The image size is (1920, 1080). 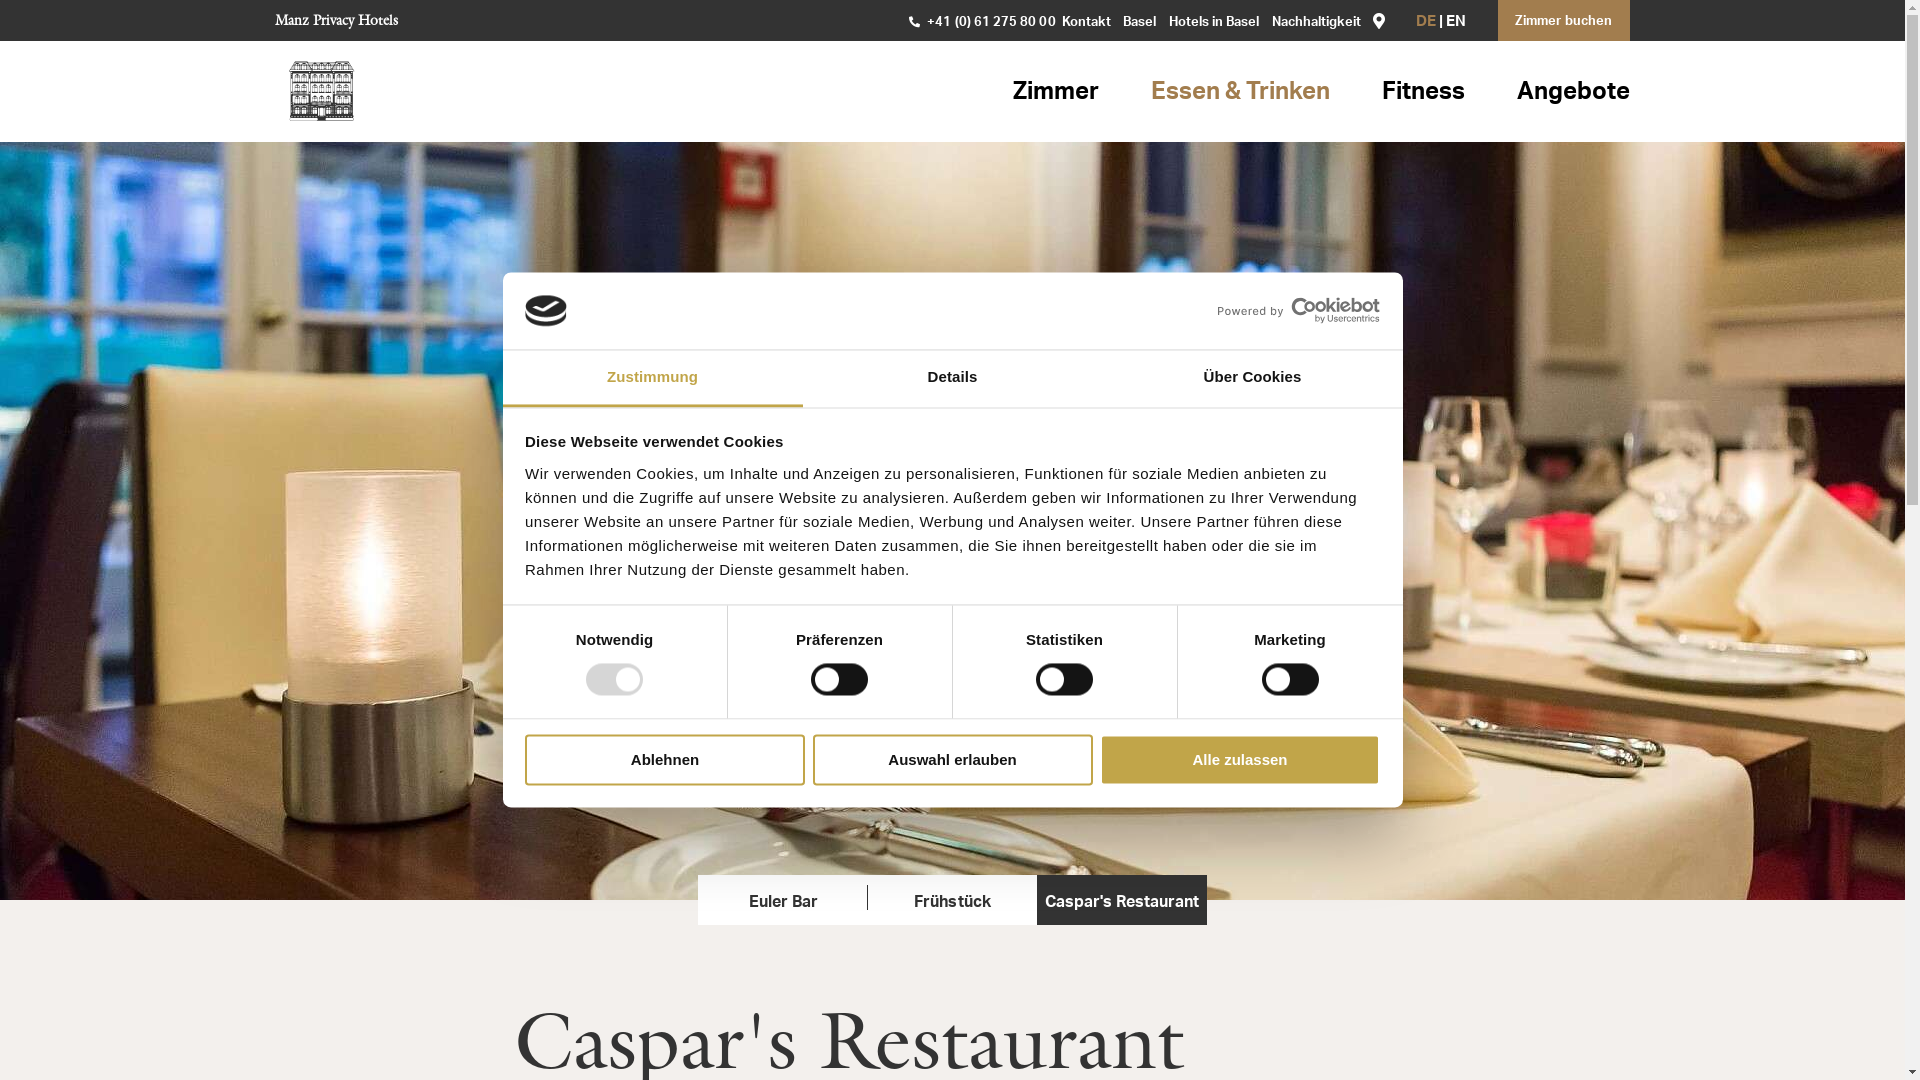 I want to click on 'Fitness', so click(x=1422, y=92).